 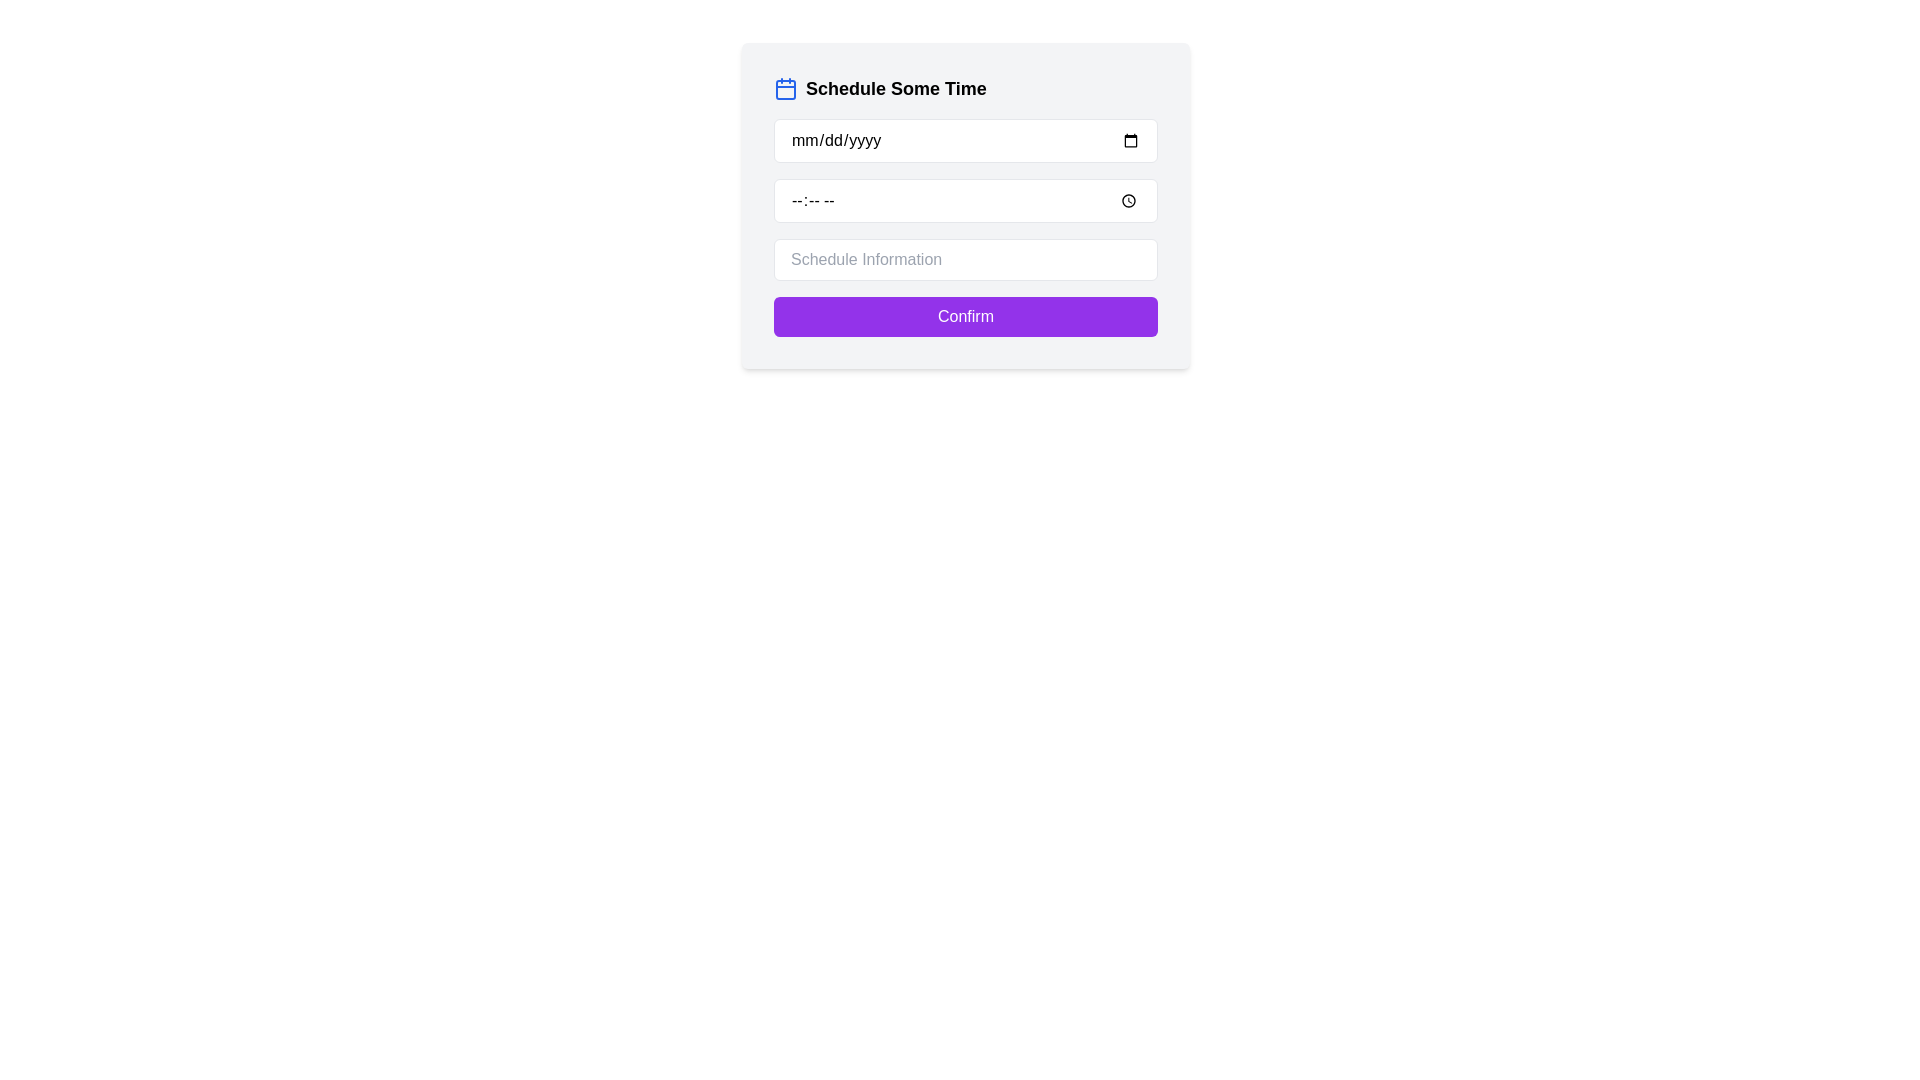 I want to click on the calendar icon with a blue outline, located to the left of the 'Schedule Some Time' text in the heading section, so click(x=785, y=87).